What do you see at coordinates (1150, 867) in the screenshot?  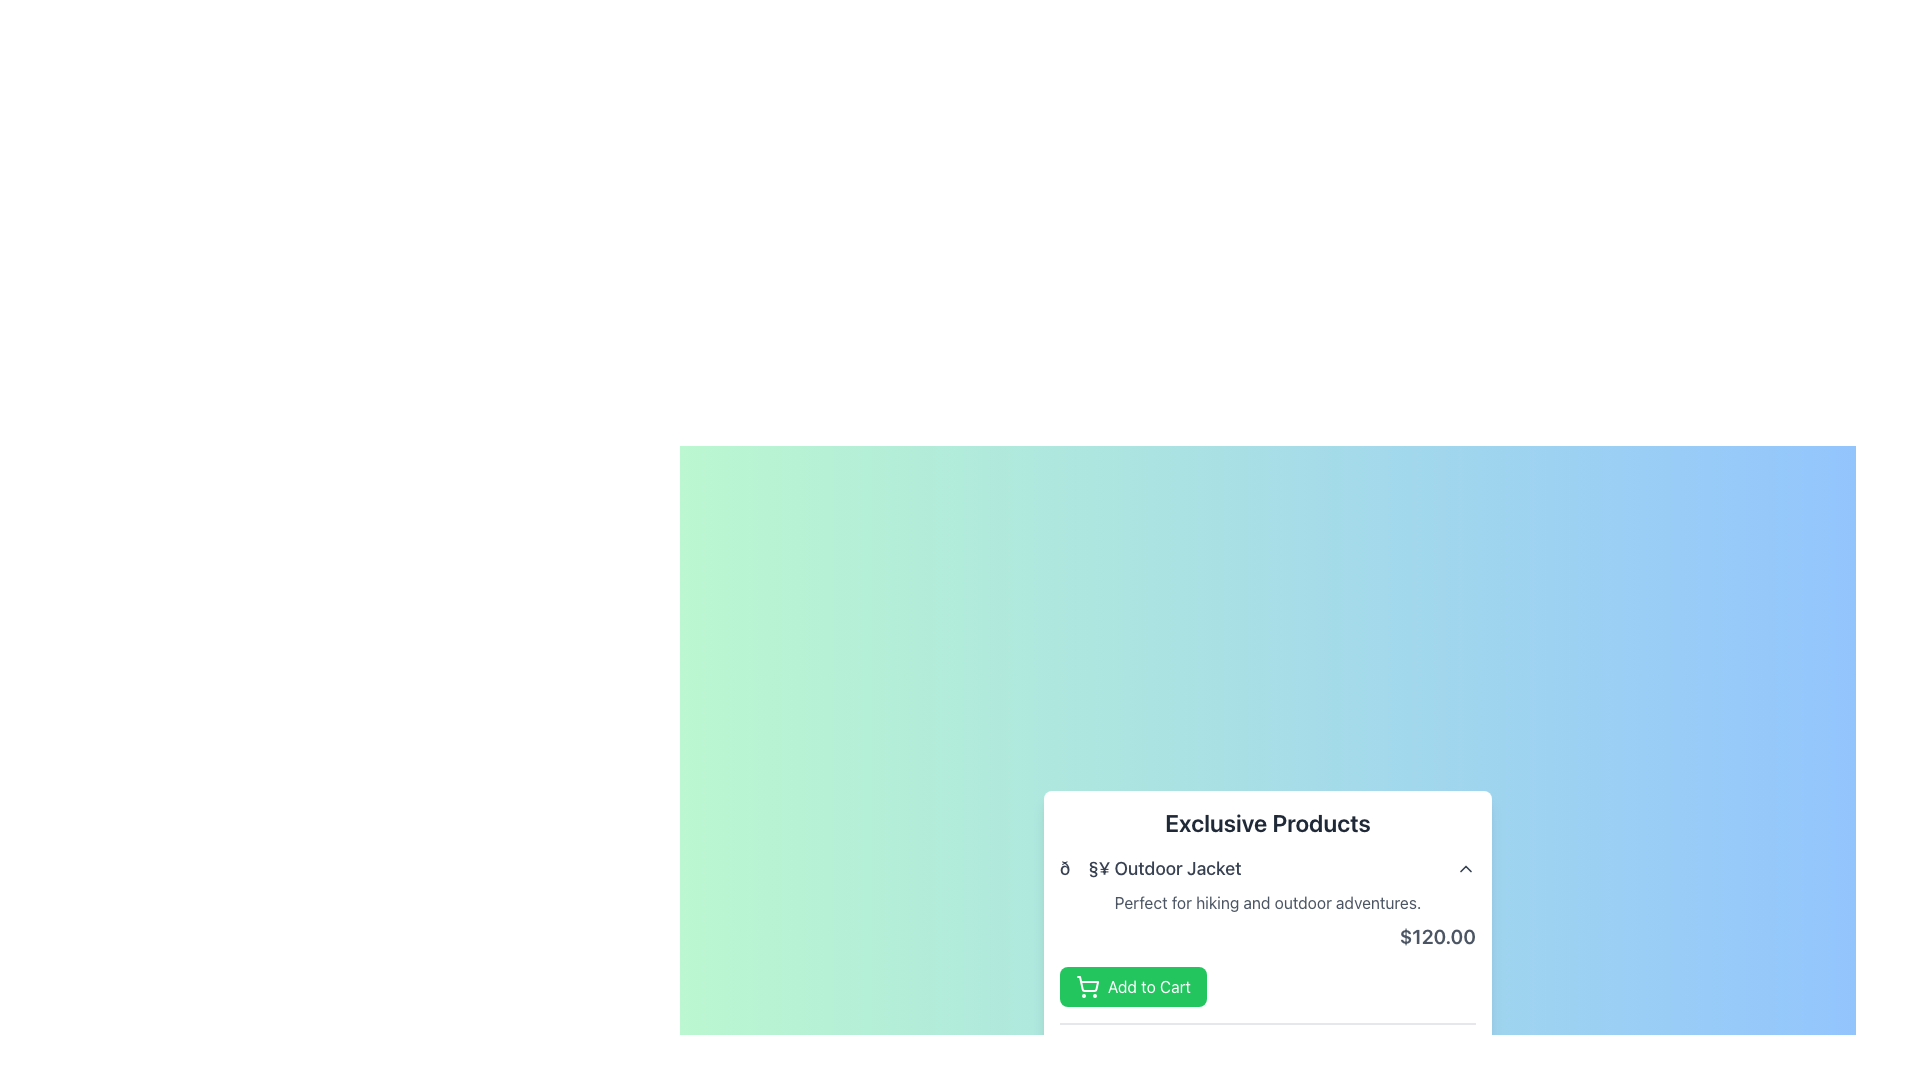 I see `the text label containing 'ð §¥ Outdoor Jacket' located at the top-left of the product card` at bounding box center [1150, 867].